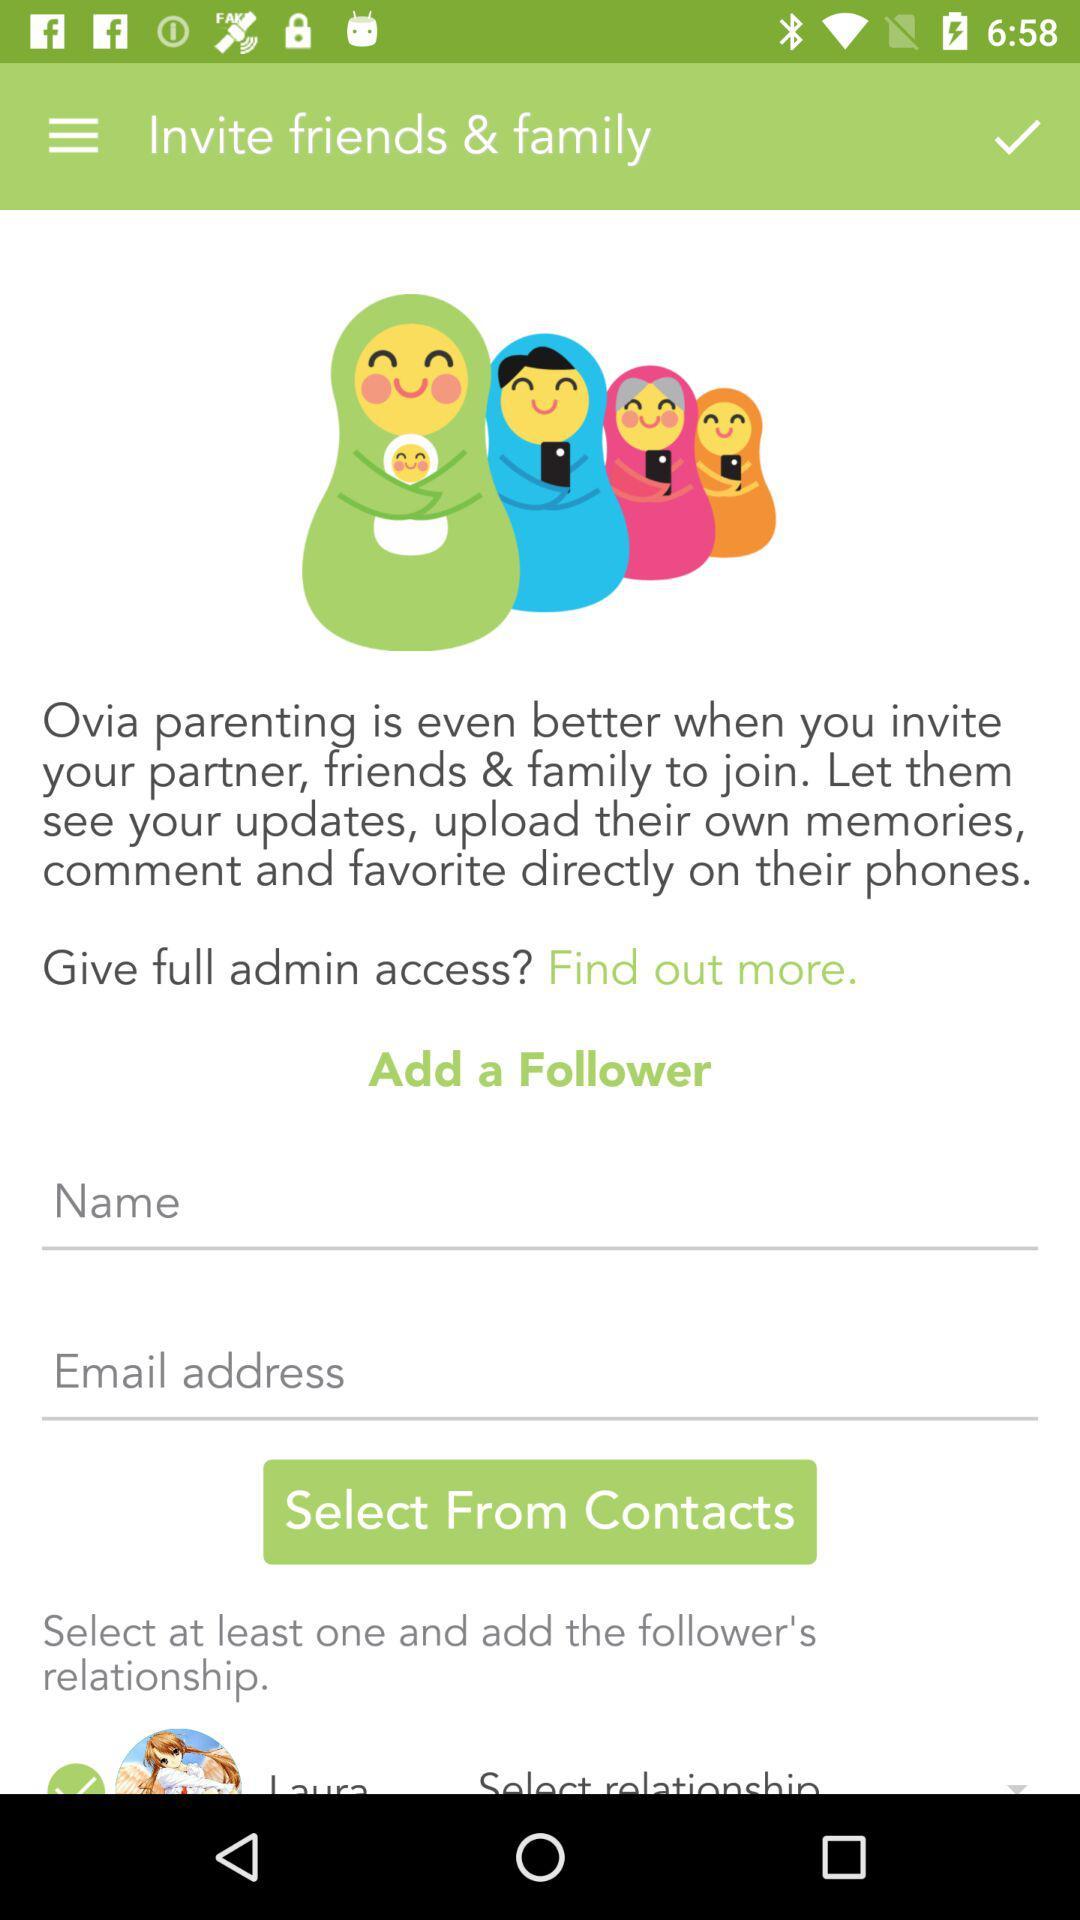 Image resolution: width=1080 pixels, height=1920 pixels. What do you see at coordinates (72, 135) in the screenshot?
I see `the item next to the invite friends & family item` at bounding box center [72, 135].